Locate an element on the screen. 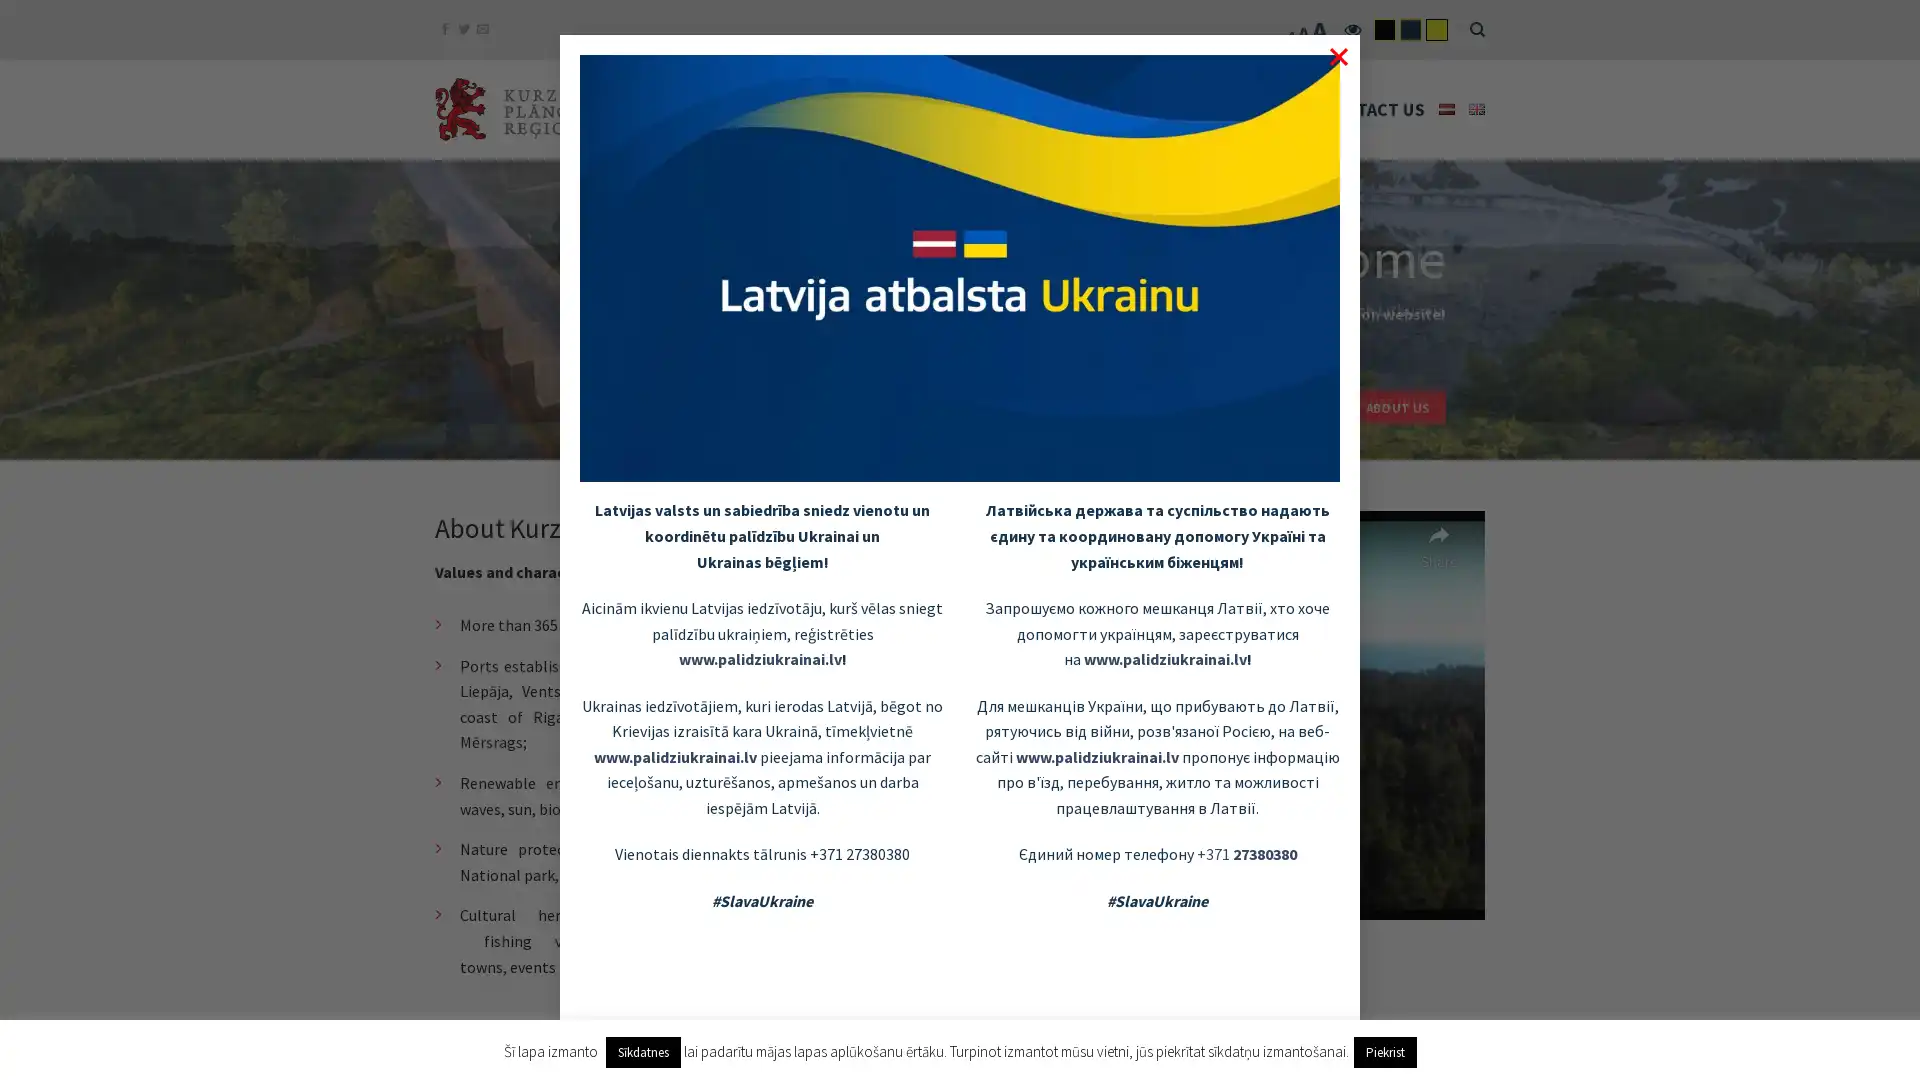 The width and height of the screenshot is (1920, 1080). previous is located at coordinates (62, 308).